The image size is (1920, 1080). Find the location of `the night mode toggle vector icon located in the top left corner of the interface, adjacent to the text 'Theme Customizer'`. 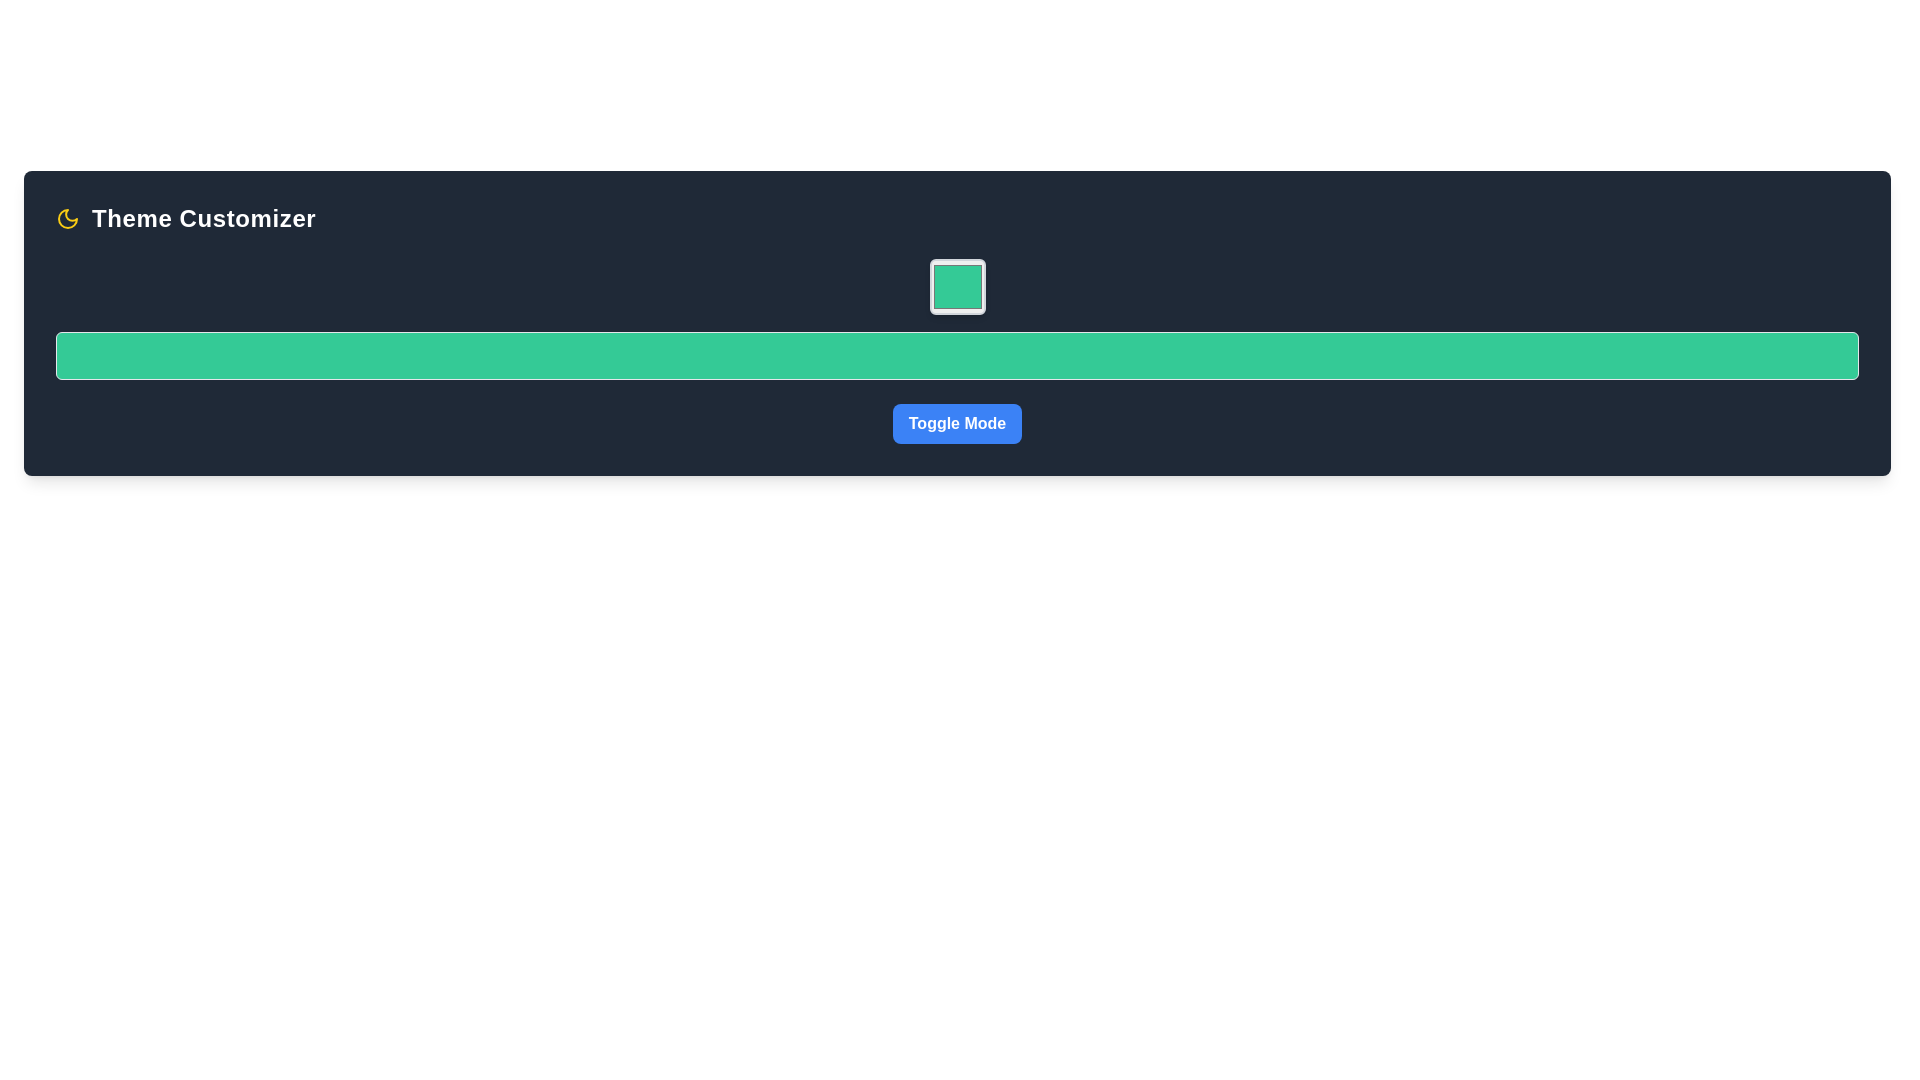

the night mode toggle vector icon located in the top left corner of the interface, adjacent to the text 'Theme Customizer' is located at coordinates (67, 219).